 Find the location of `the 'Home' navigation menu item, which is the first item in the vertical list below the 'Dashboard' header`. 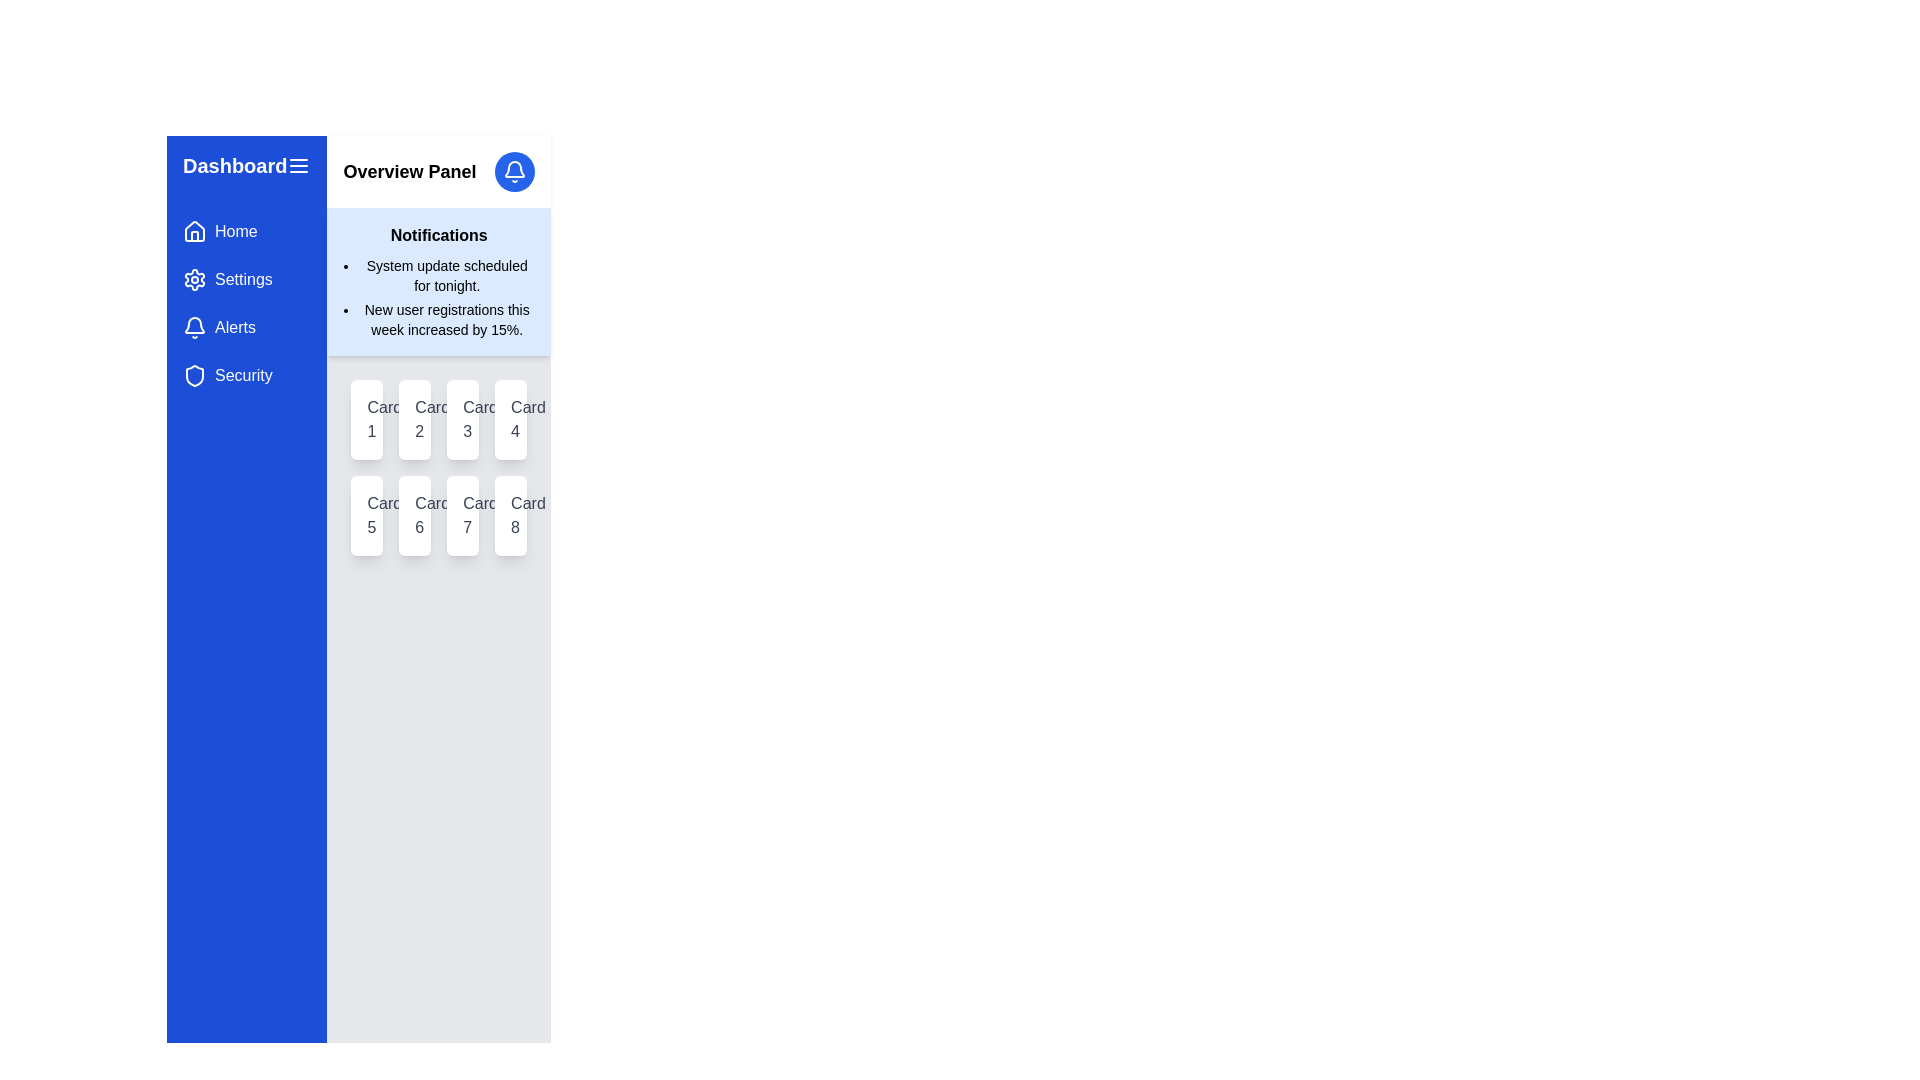

the 'Home' navigation menu item, which is the first item in the vertical list below the 'Dashboard' header is located at coordinates (246, 230).